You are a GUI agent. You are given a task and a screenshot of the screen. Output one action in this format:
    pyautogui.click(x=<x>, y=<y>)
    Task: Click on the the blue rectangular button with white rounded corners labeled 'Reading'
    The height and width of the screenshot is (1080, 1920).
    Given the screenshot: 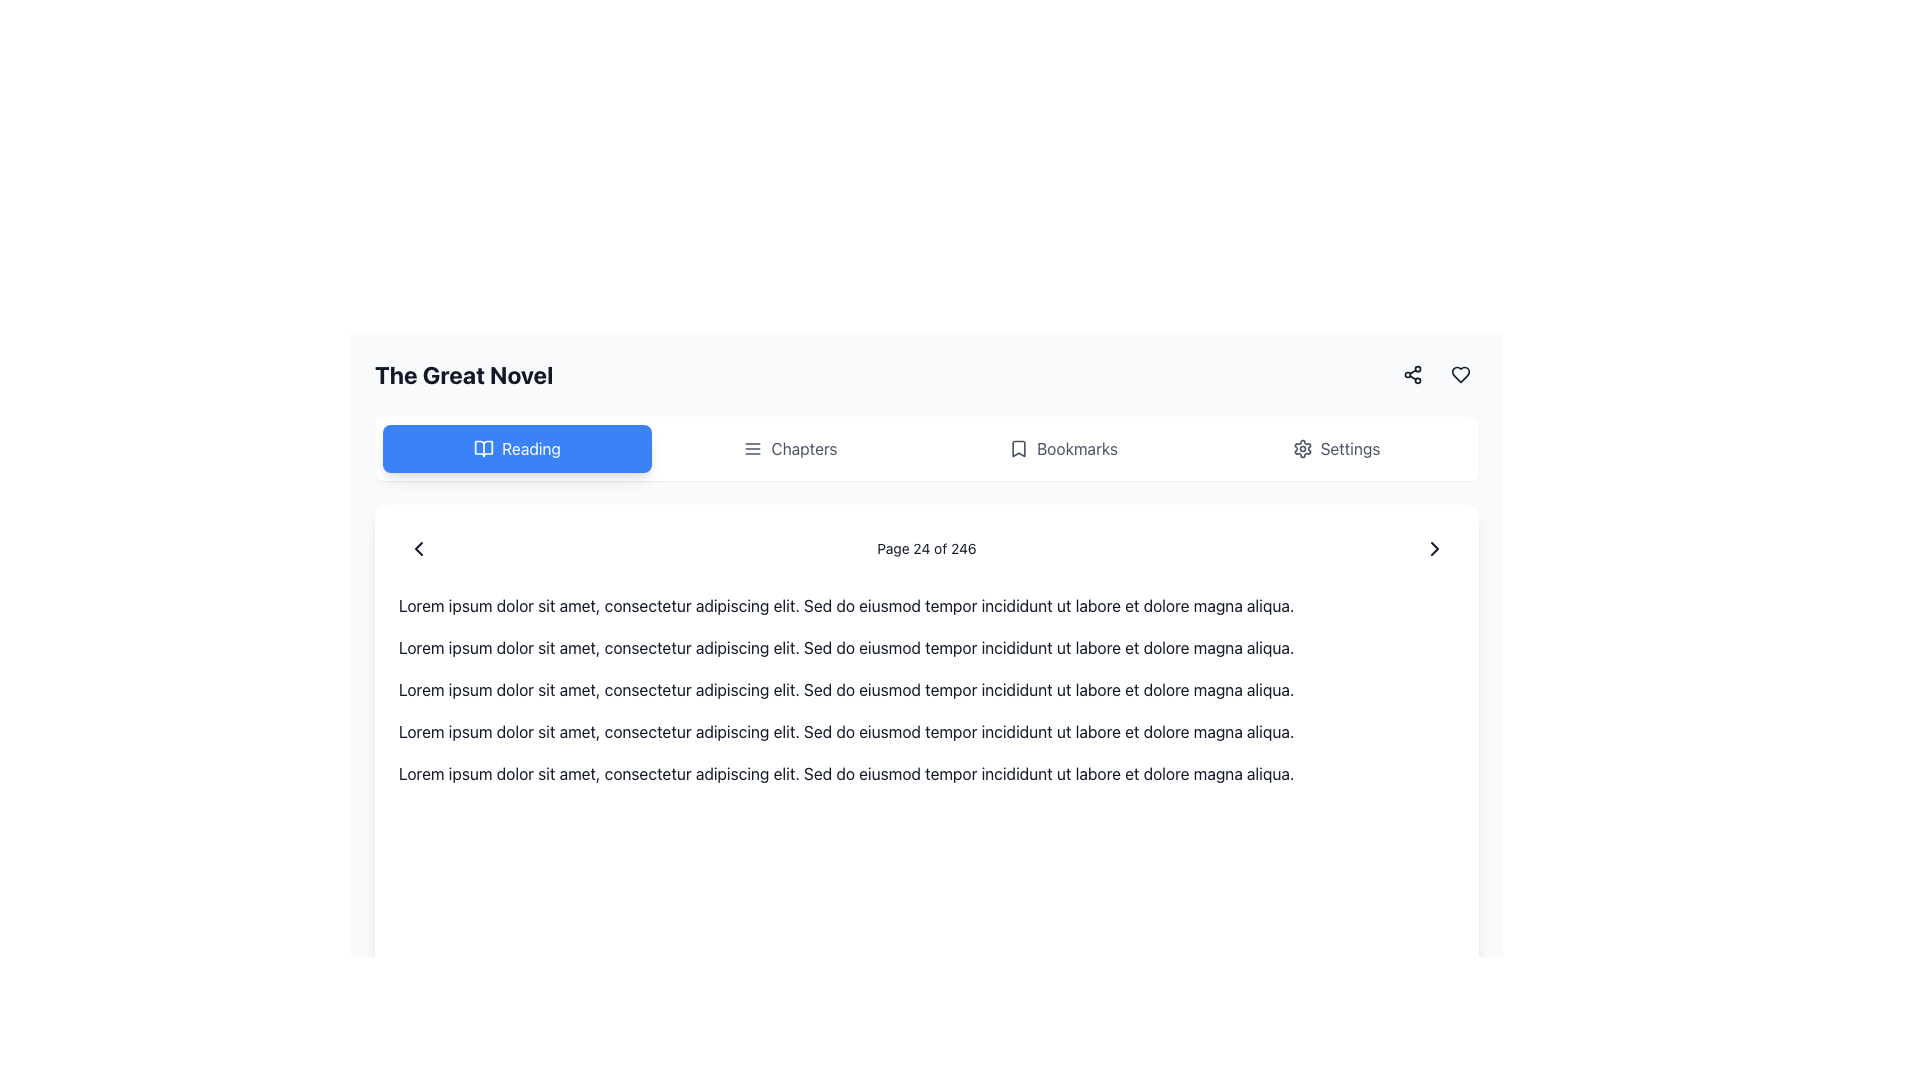 What is the action you would take?
    pyautogui.click(x=517, y=447)
    